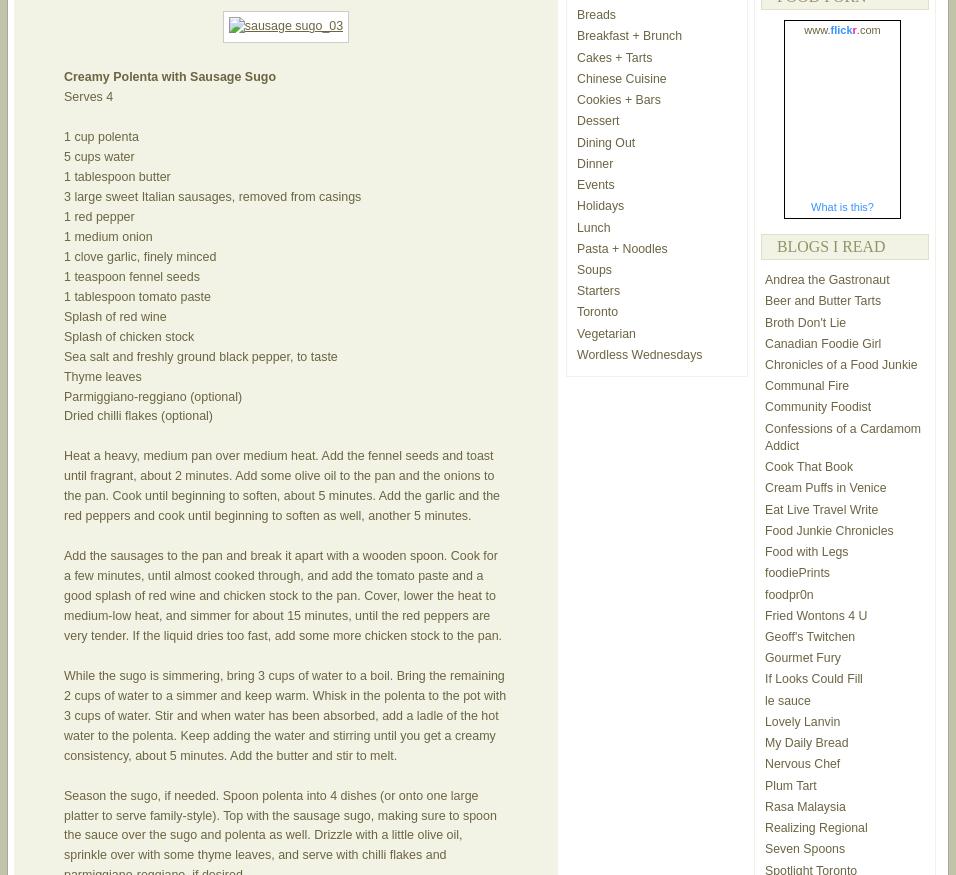 This screenshot has width=956, height=875. Describe the element at coordinates (840, 364) in the screenshot. I see `'Chronicles of a Food Junkie'` at that location.